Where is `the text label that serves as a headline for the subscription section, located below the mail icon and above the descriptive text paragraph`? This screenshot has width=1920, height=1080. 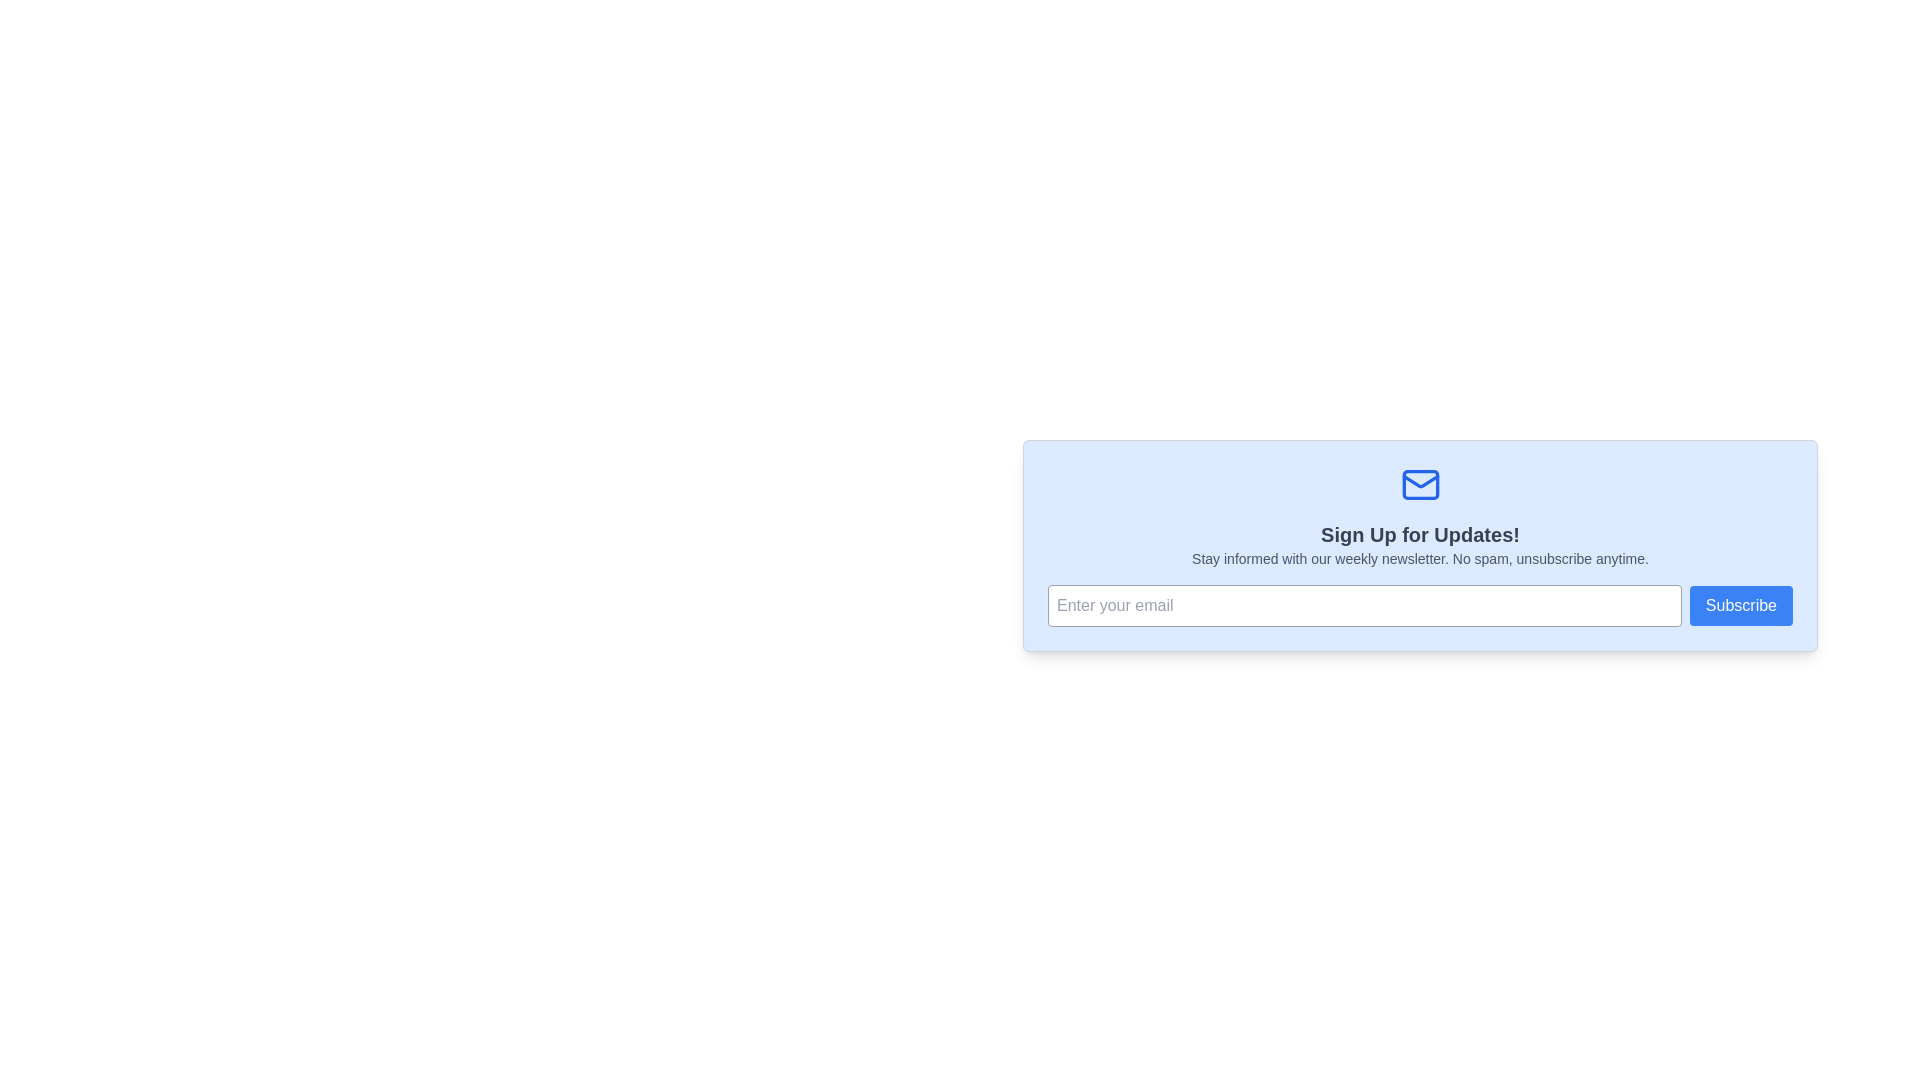
the text label that serves as a headline for the subscription section, located below the mail icon and above the descriptive text paragraph is located at coordinates (1419, 534).